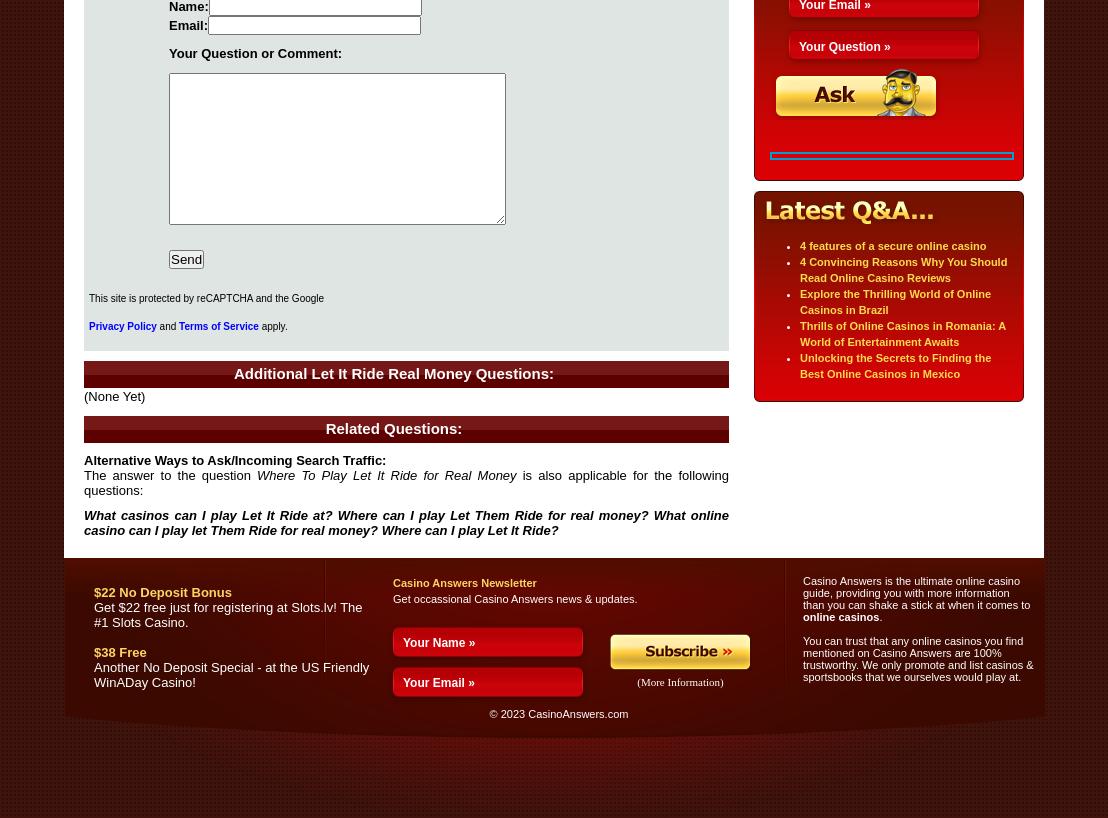  What do you see at coordinates (119, 652) in the screenshot?
I see `'$38 Free'` at bounding box center [119, 652].